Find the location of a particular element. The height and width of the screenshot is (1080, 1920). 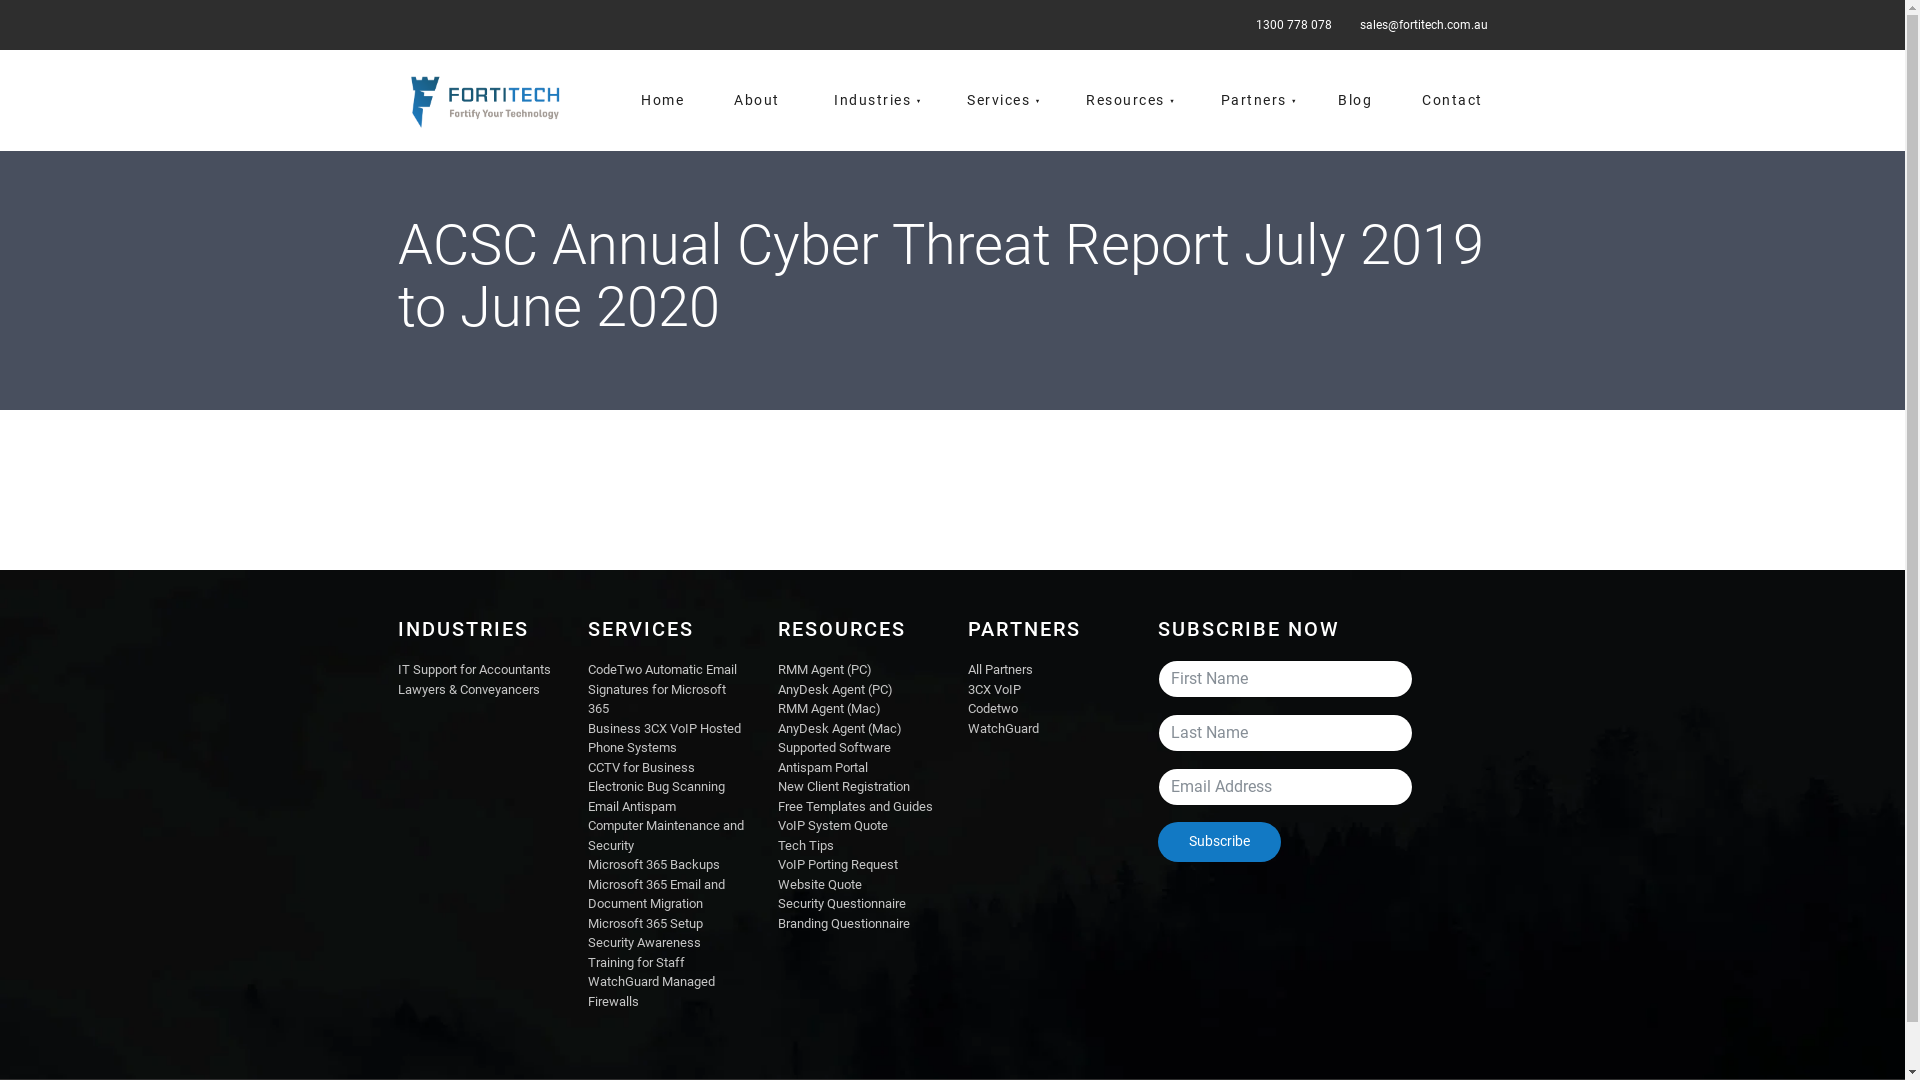

'Codetwo' is located at coordinates (993, 707).